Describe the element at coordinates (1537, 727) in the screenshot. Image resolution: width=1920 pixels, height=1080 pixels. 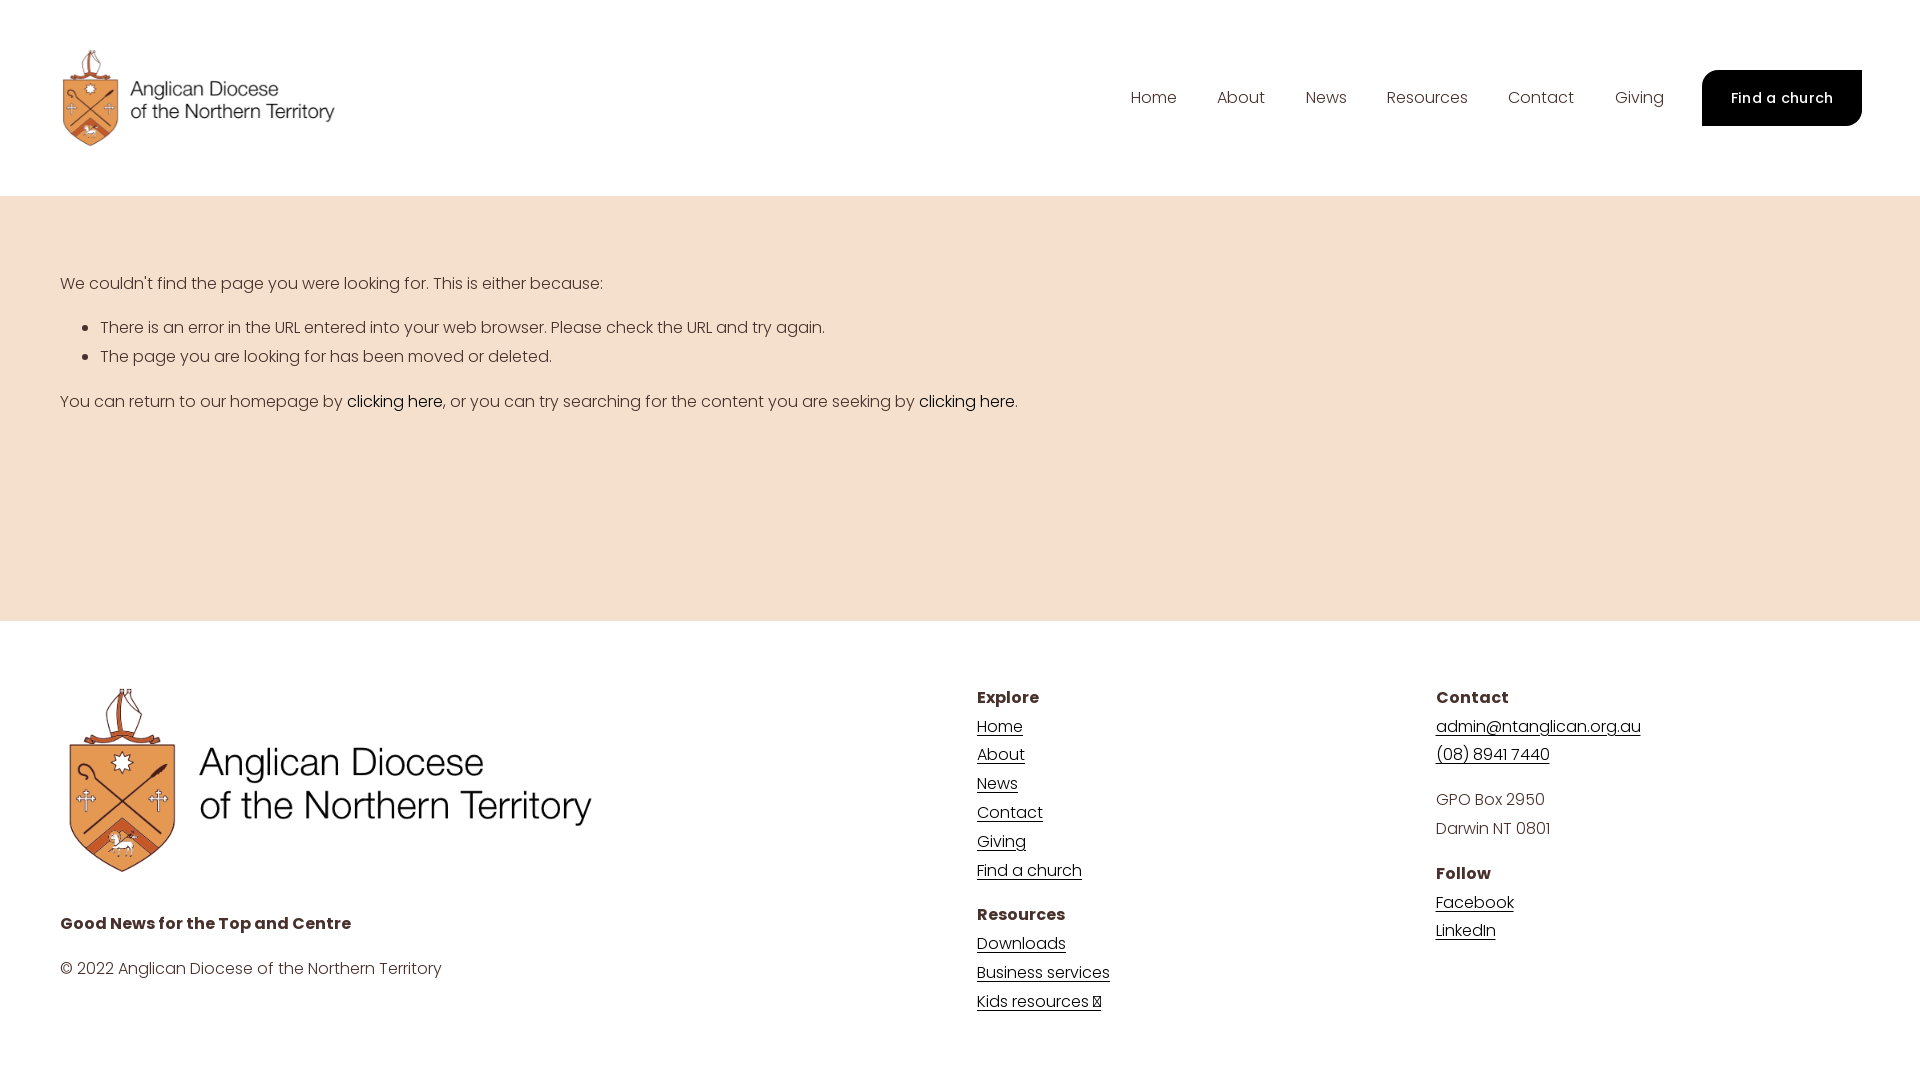
I see `'admin@ntanglican.org.au'` at that location.